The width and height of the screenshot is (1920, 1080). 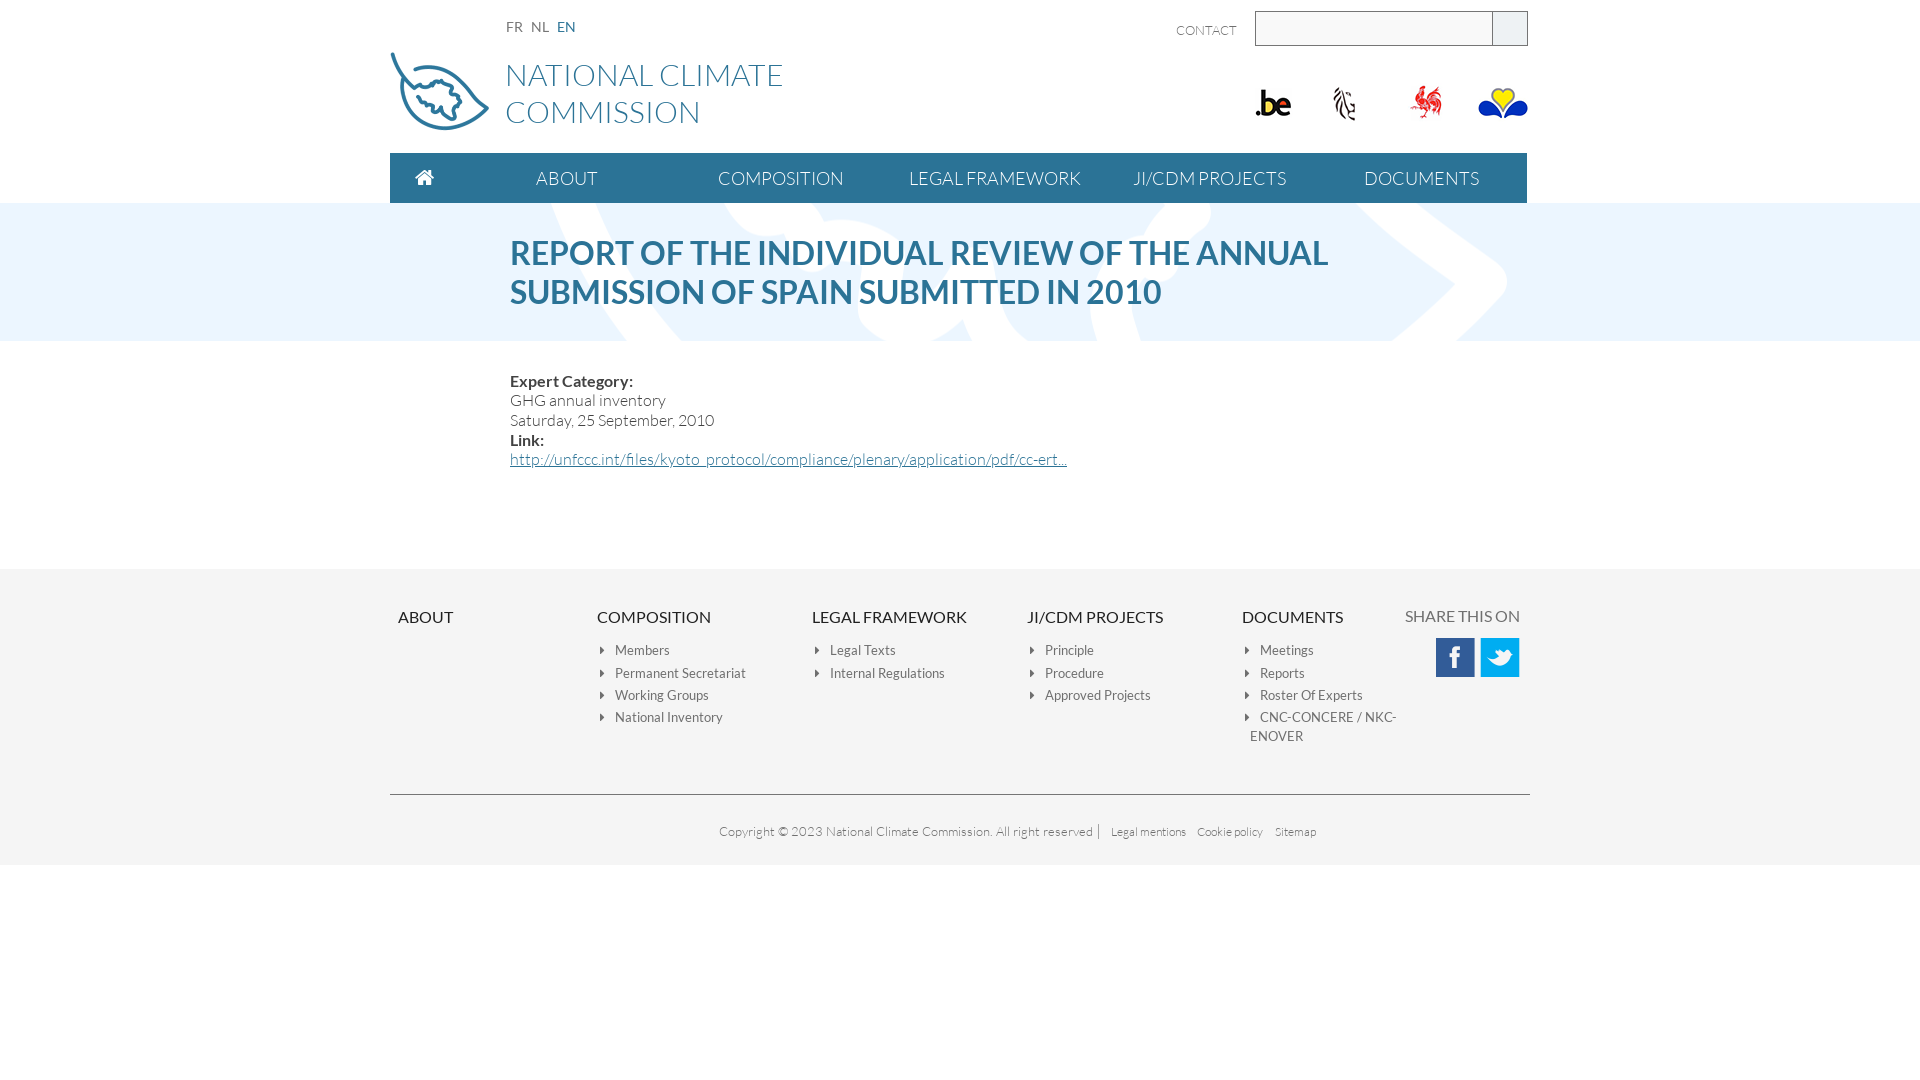 What do you see at coordinates (514, 26) in the screenshot?
I see `'FR'` at bounding box center [514, 26].